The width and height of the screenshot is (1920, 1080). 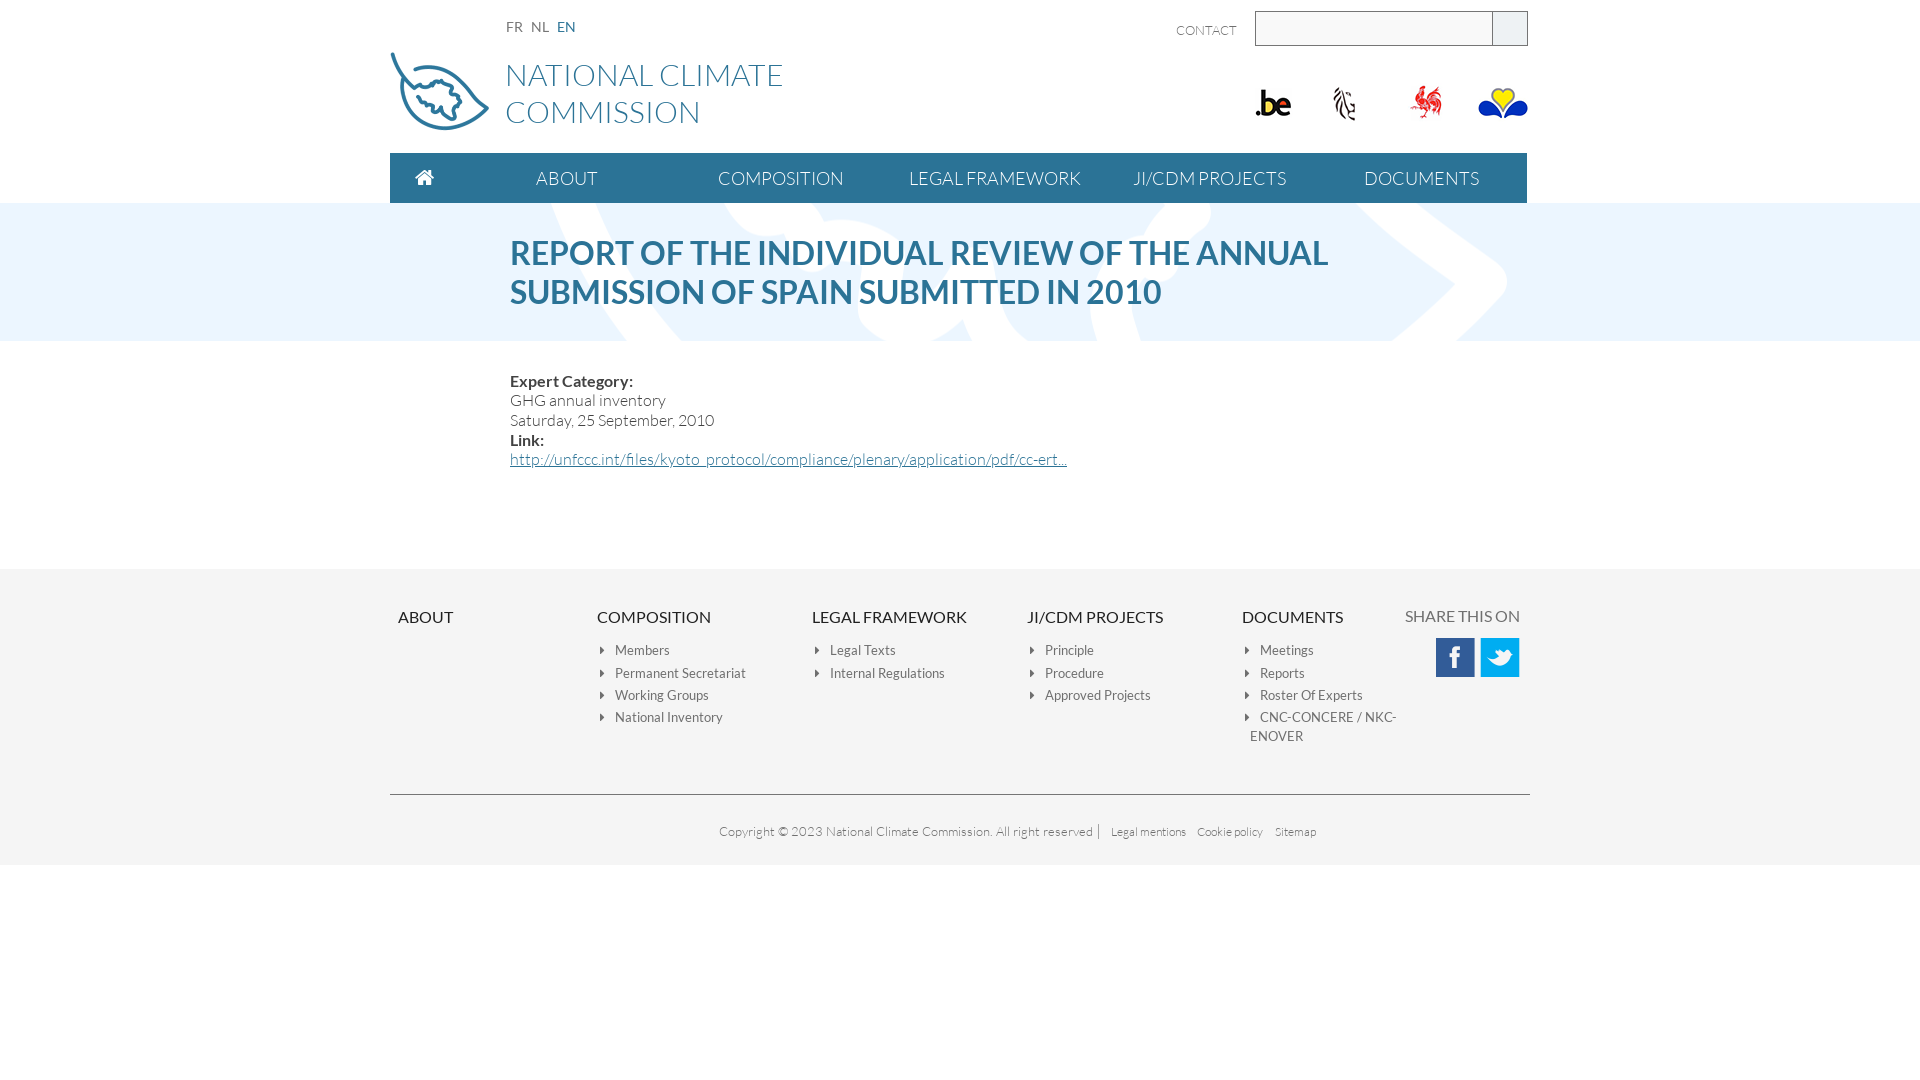 What do you see at coordinates (514, 26) in the screenshot?
I see `'FR'` at bounding box center [514, 26].